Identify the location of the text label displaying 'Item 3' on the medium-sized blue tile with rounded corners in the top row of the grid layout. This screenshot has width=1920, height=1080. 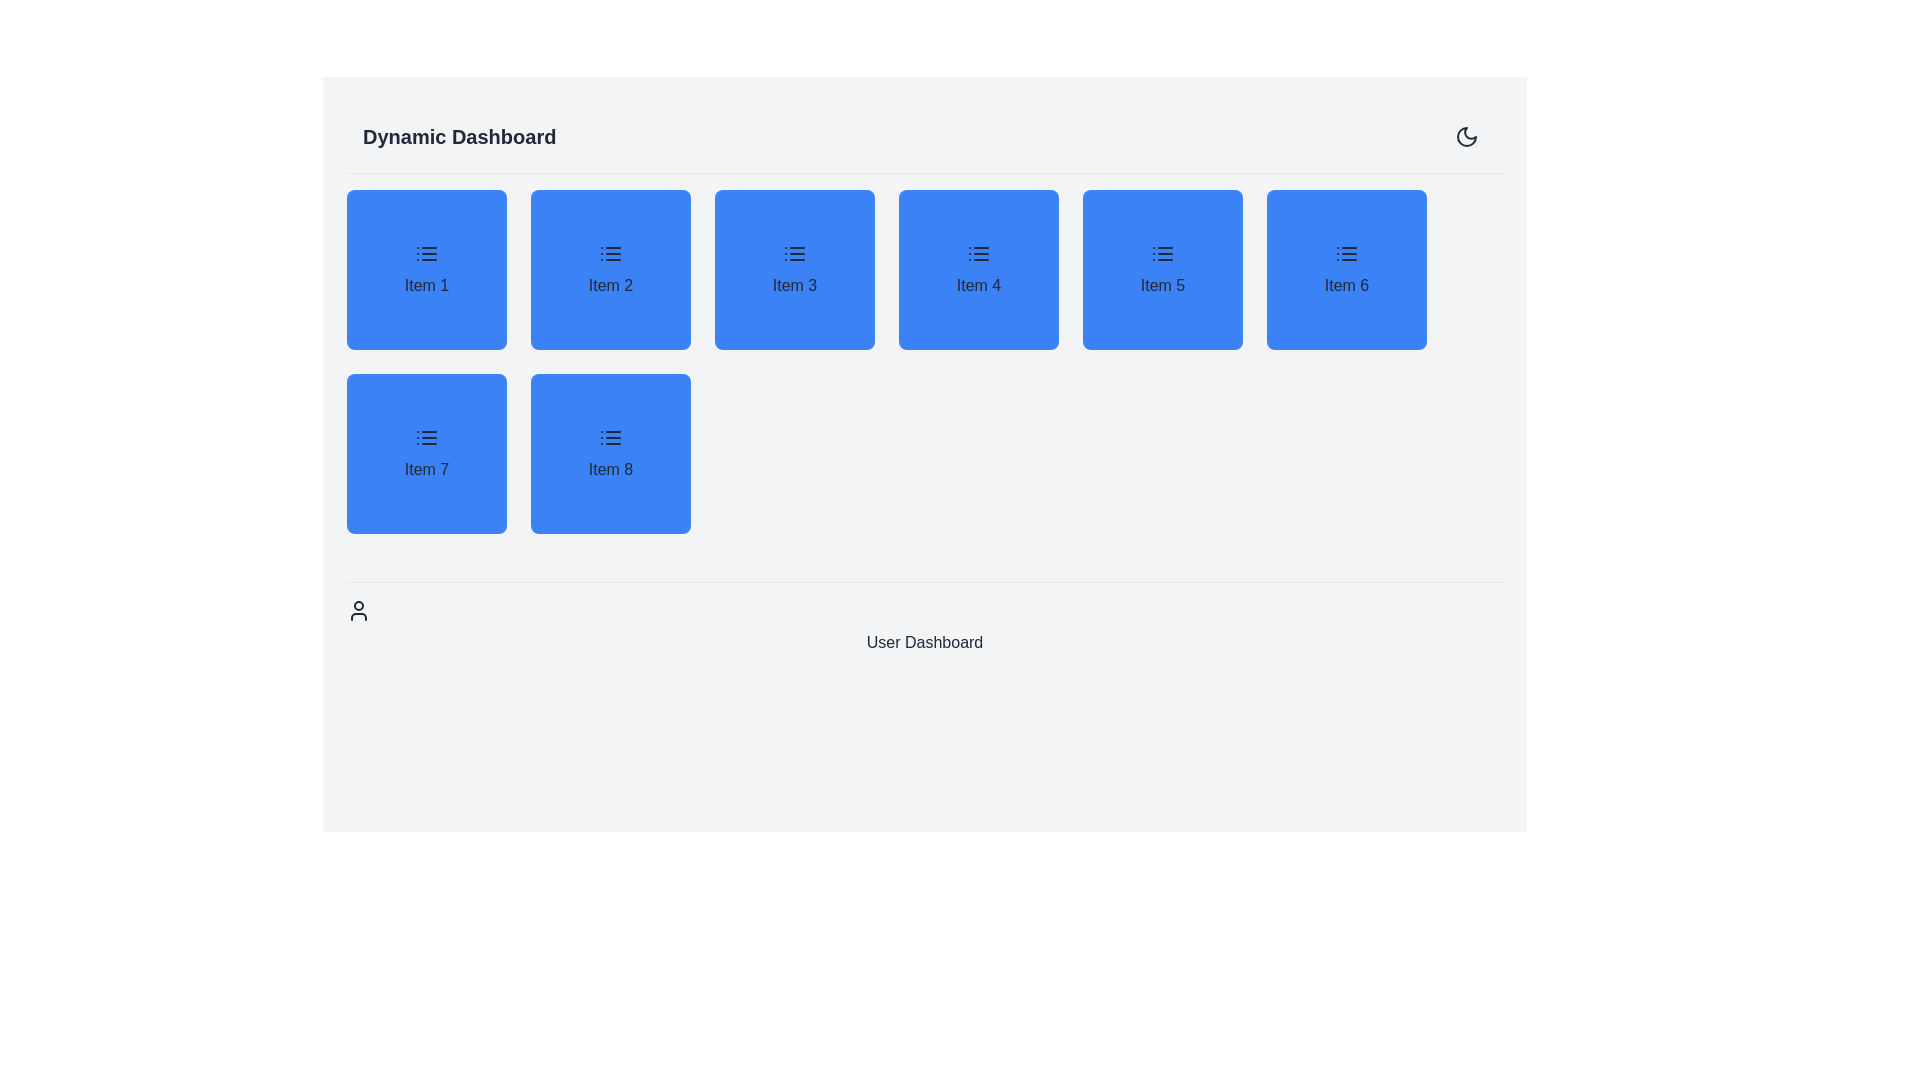
(794, 285).